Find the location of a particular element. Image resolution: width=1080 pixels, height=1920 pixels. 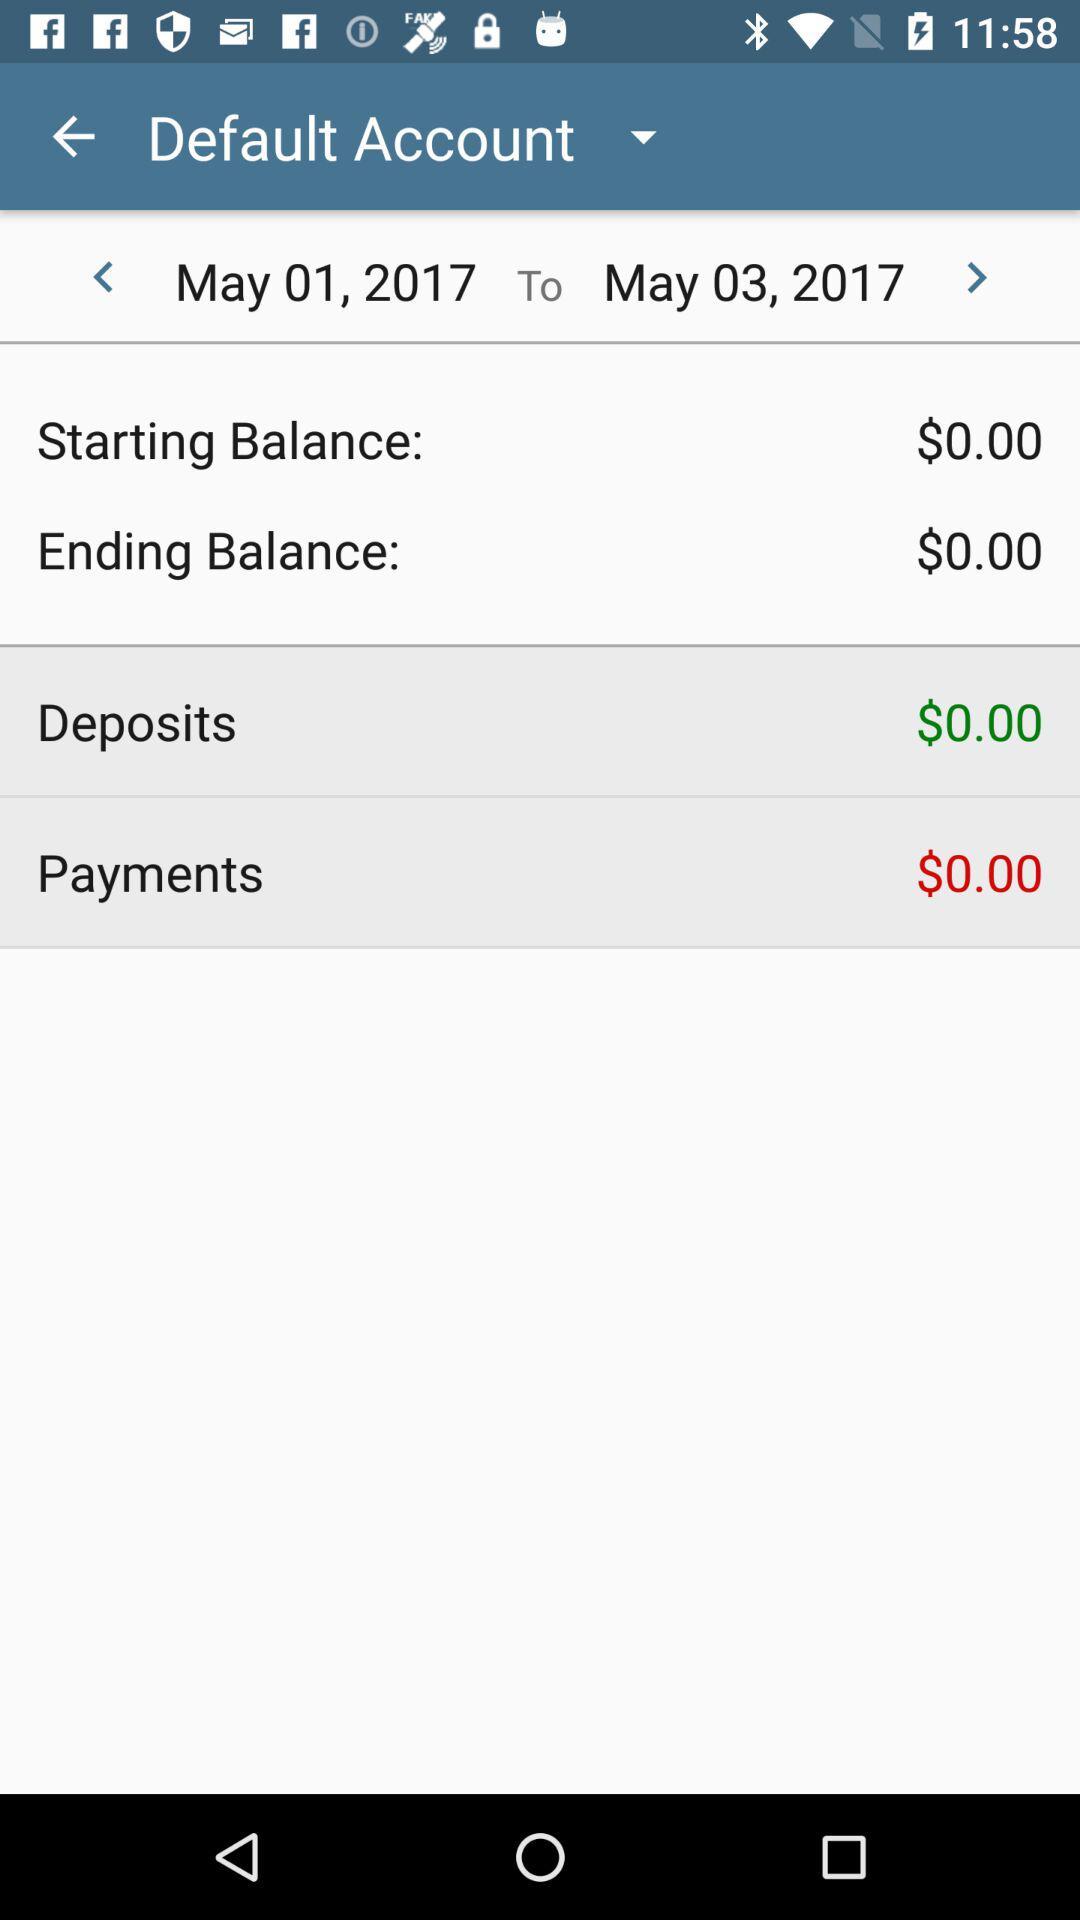

the arrow_backward icon is located at coordinates (103, 277).